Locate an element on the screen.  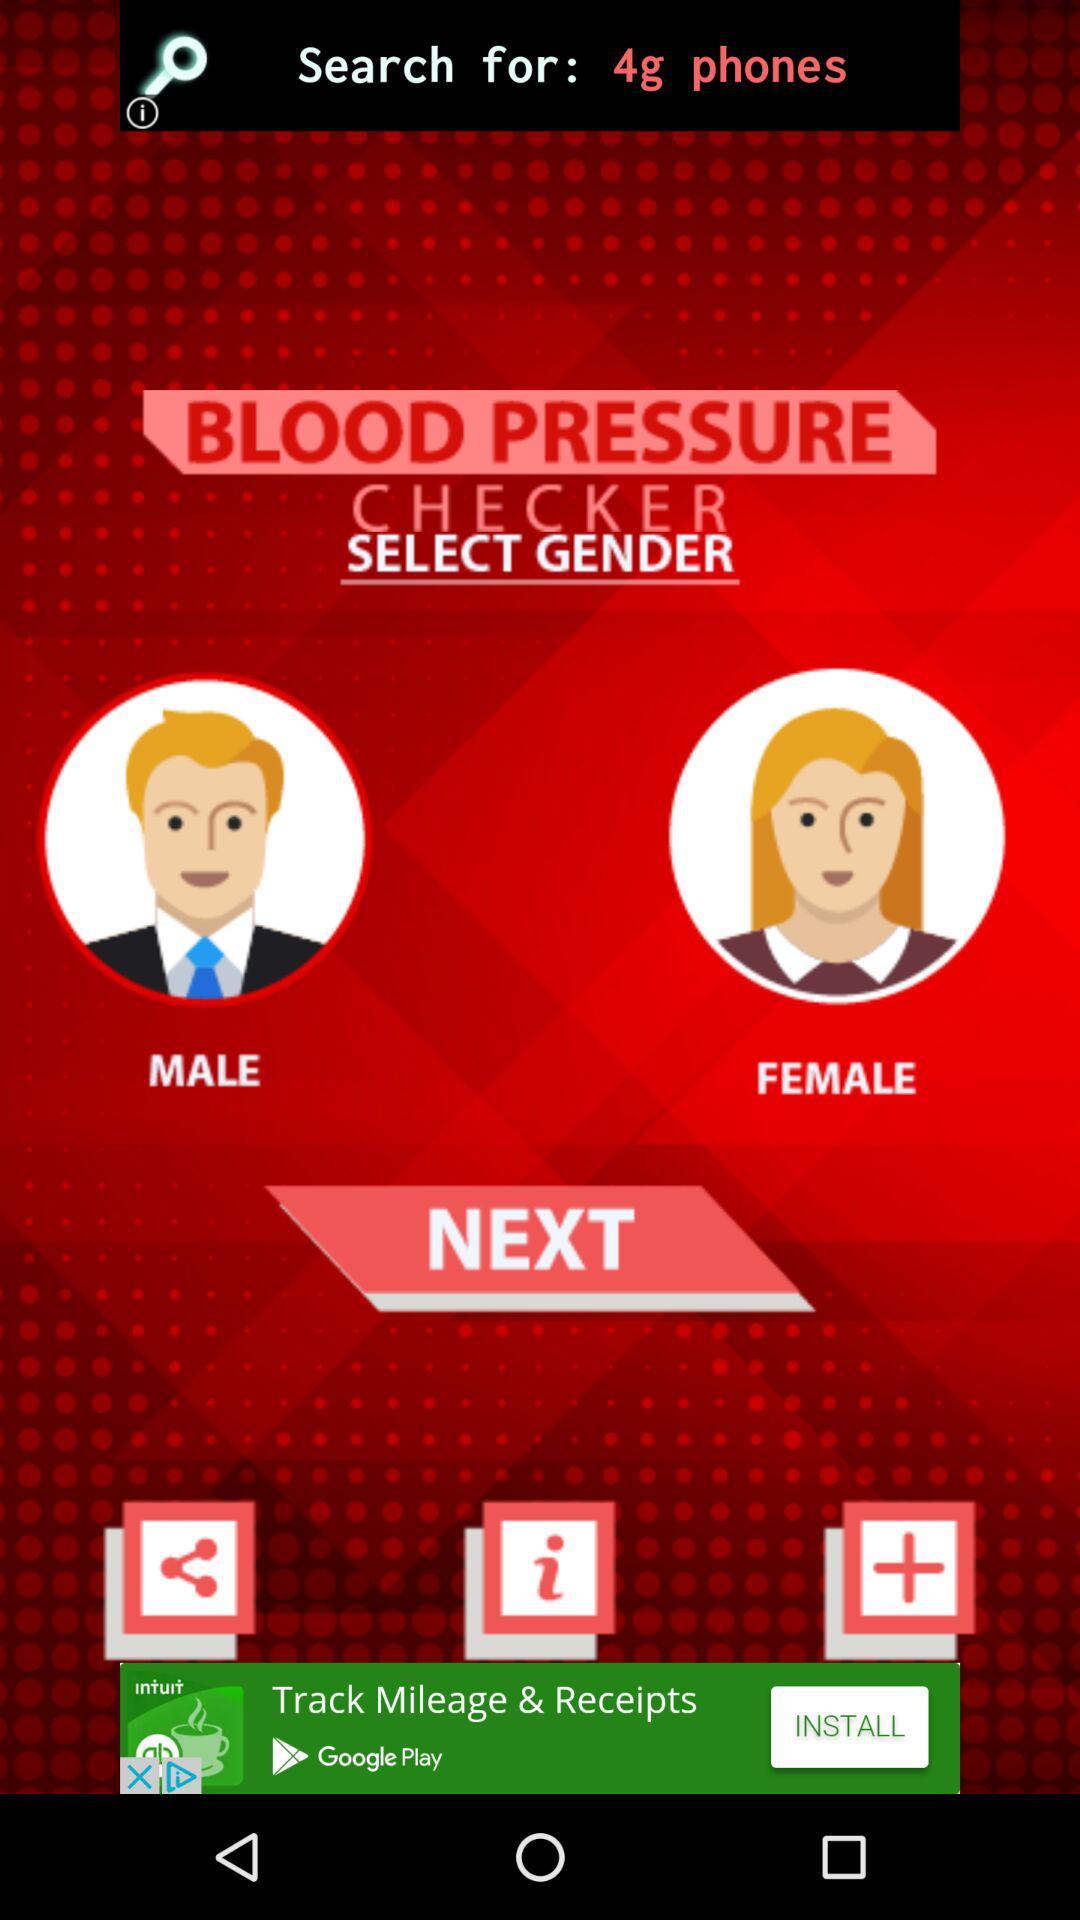
setting option is located at coordinates (178, 1578).